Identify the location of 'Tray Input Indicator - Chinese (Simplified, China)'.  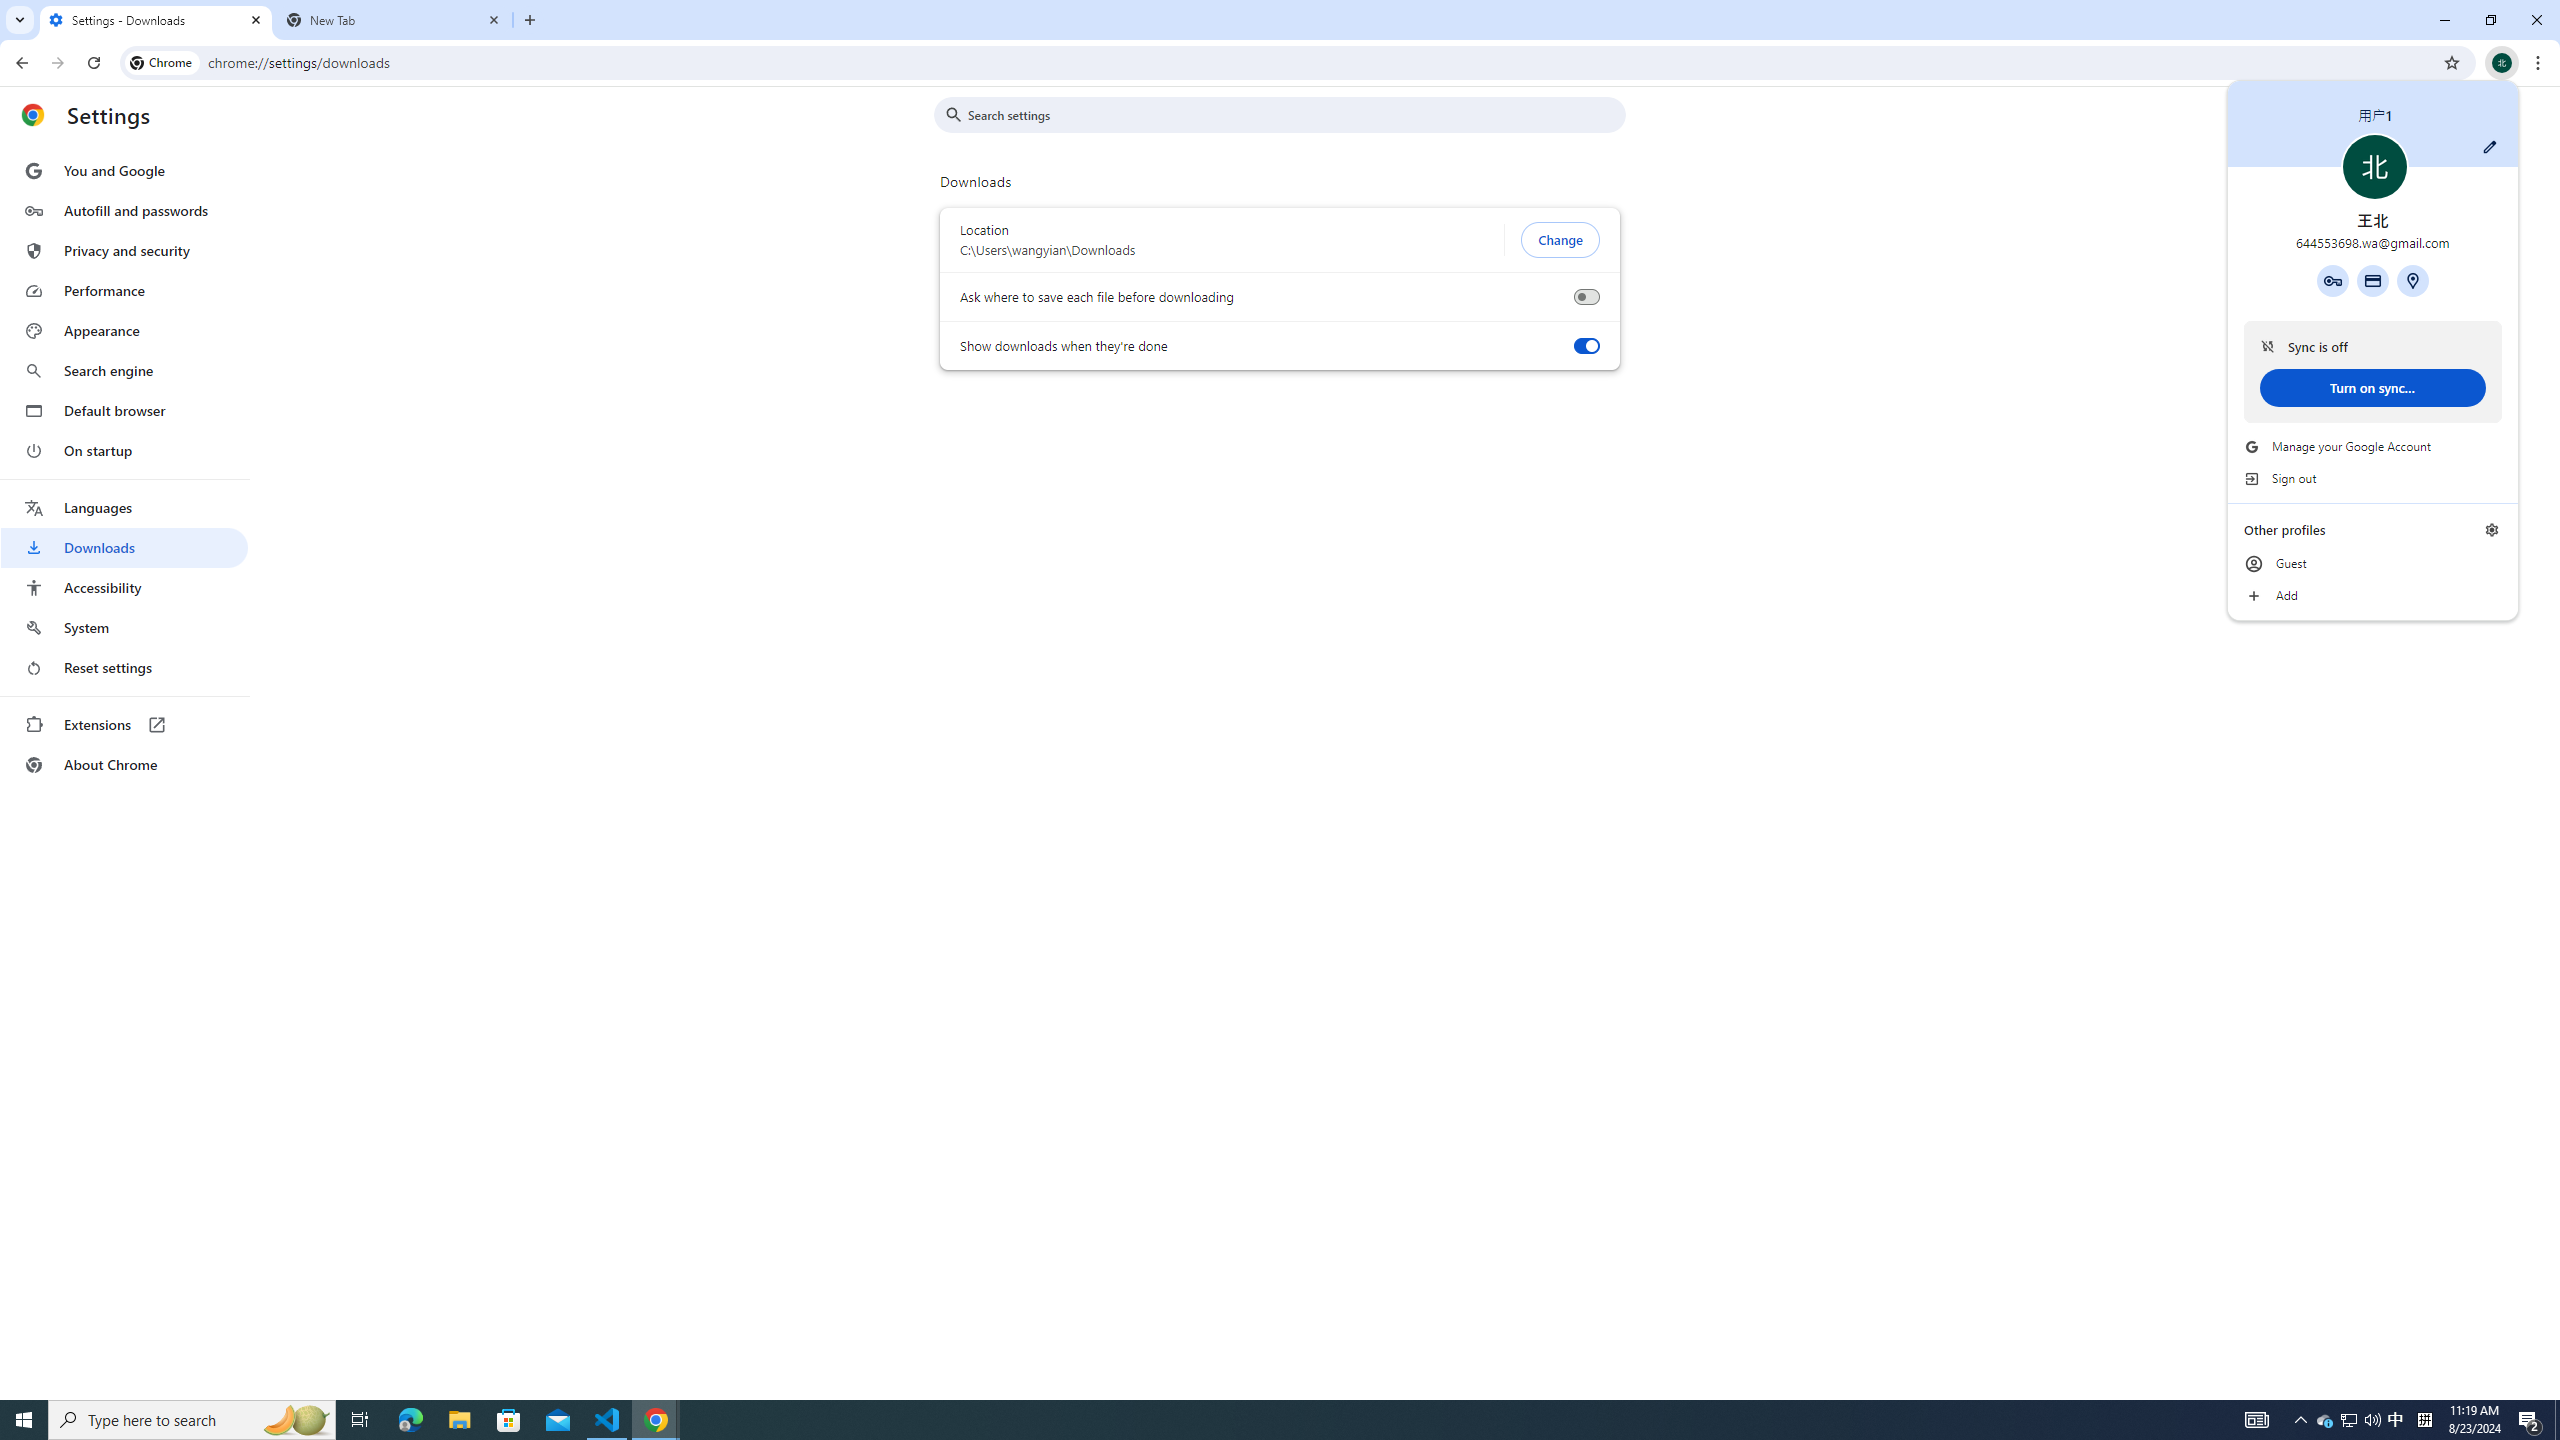
(2424, 1418).